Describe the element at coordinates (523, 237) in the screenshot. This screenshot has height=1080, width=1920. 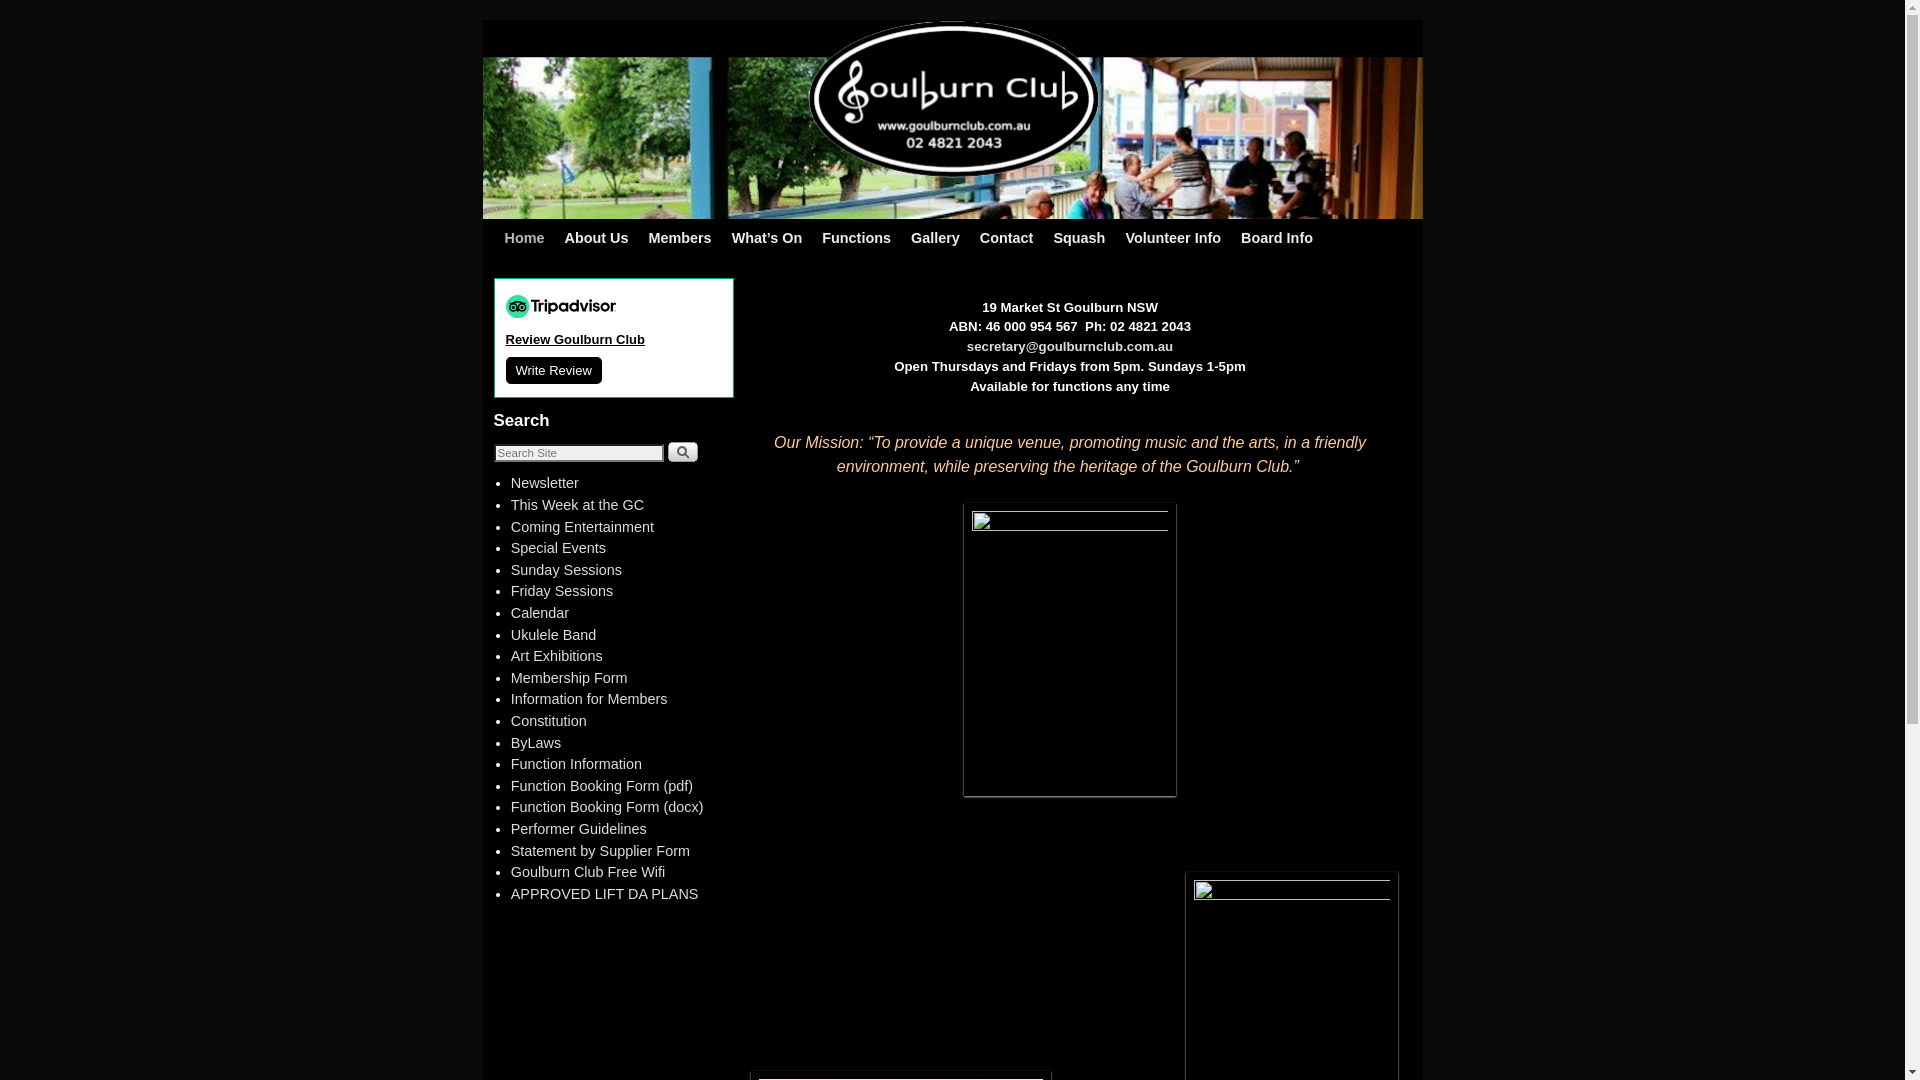
I see `'Home'` at that location.